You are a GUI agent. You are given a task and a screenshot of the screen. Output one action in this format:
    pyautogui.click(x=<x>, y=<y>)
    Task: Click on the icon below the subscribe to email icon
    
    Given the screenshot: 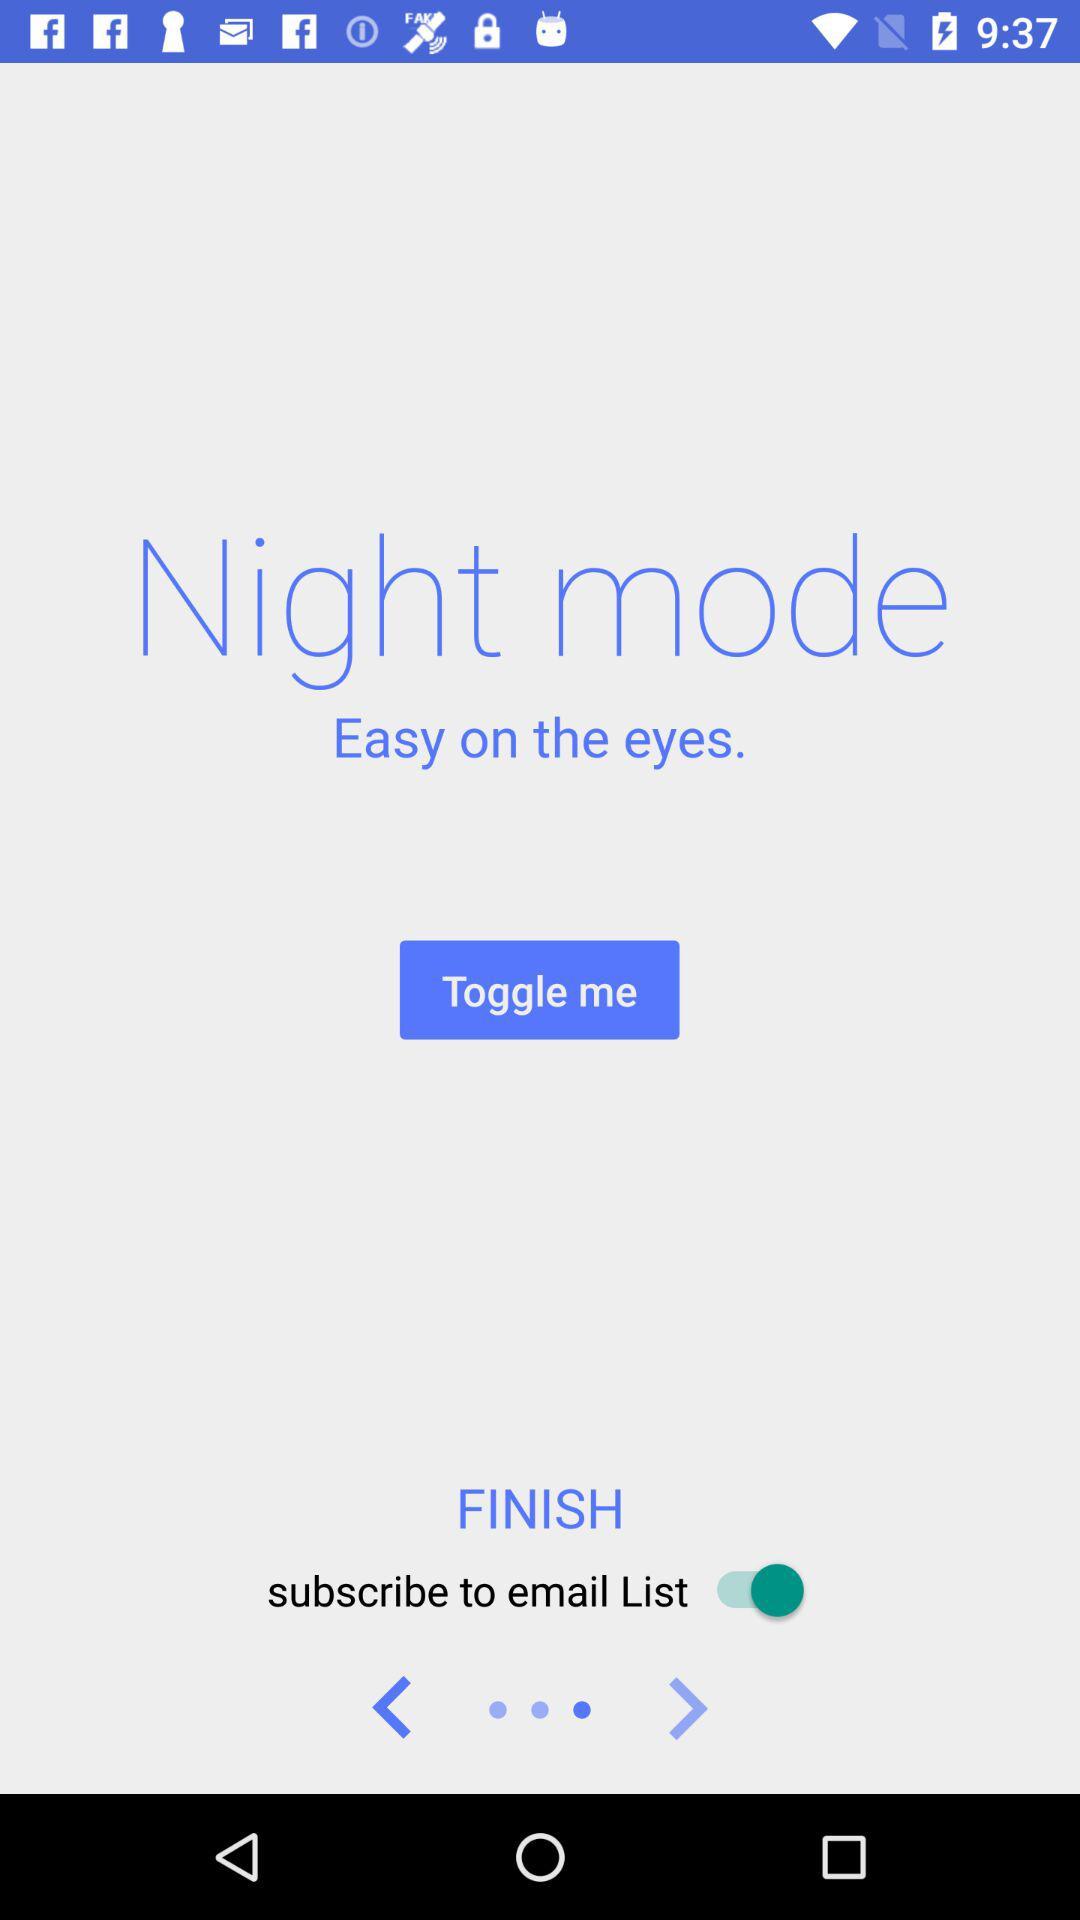 What is the action you would take?
    pyautogui.click(x=685, y=1708)
    